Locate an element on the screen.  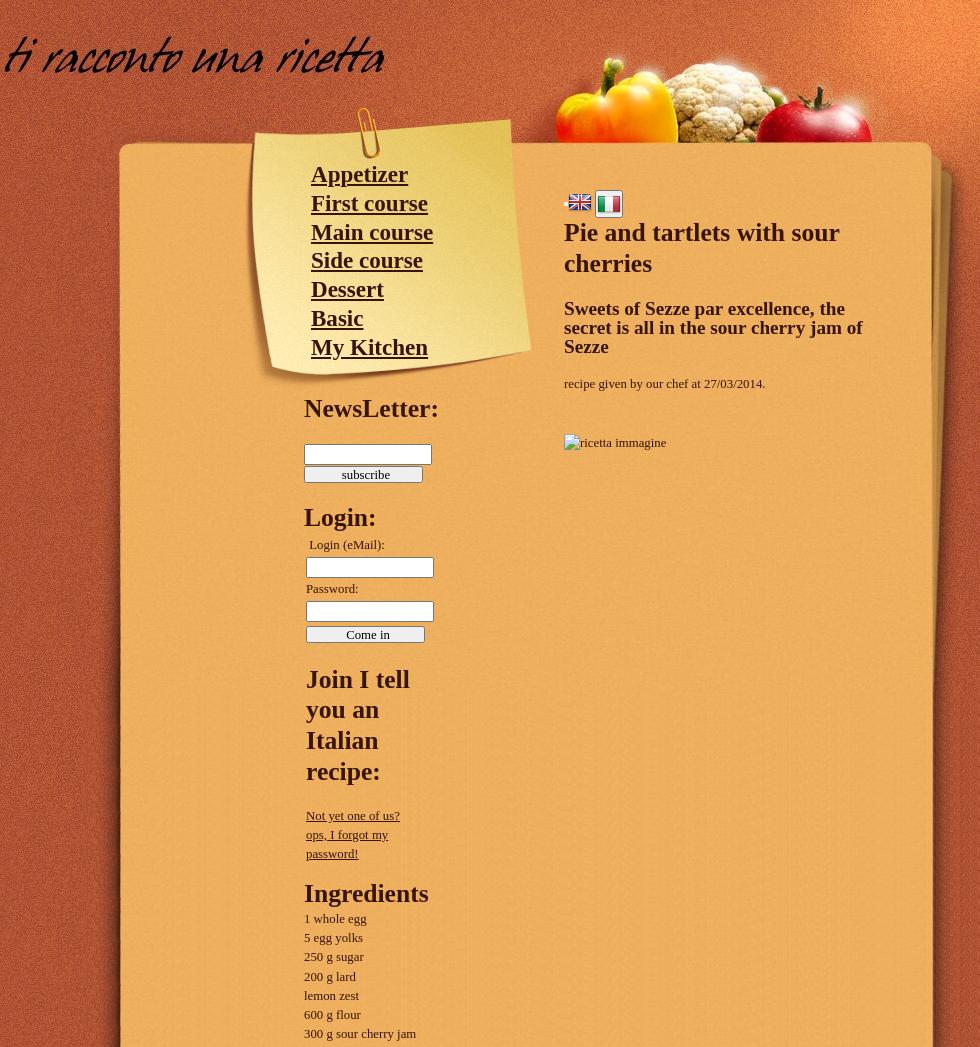
'recipe given by our chef' is located at coordinates (627, 383).